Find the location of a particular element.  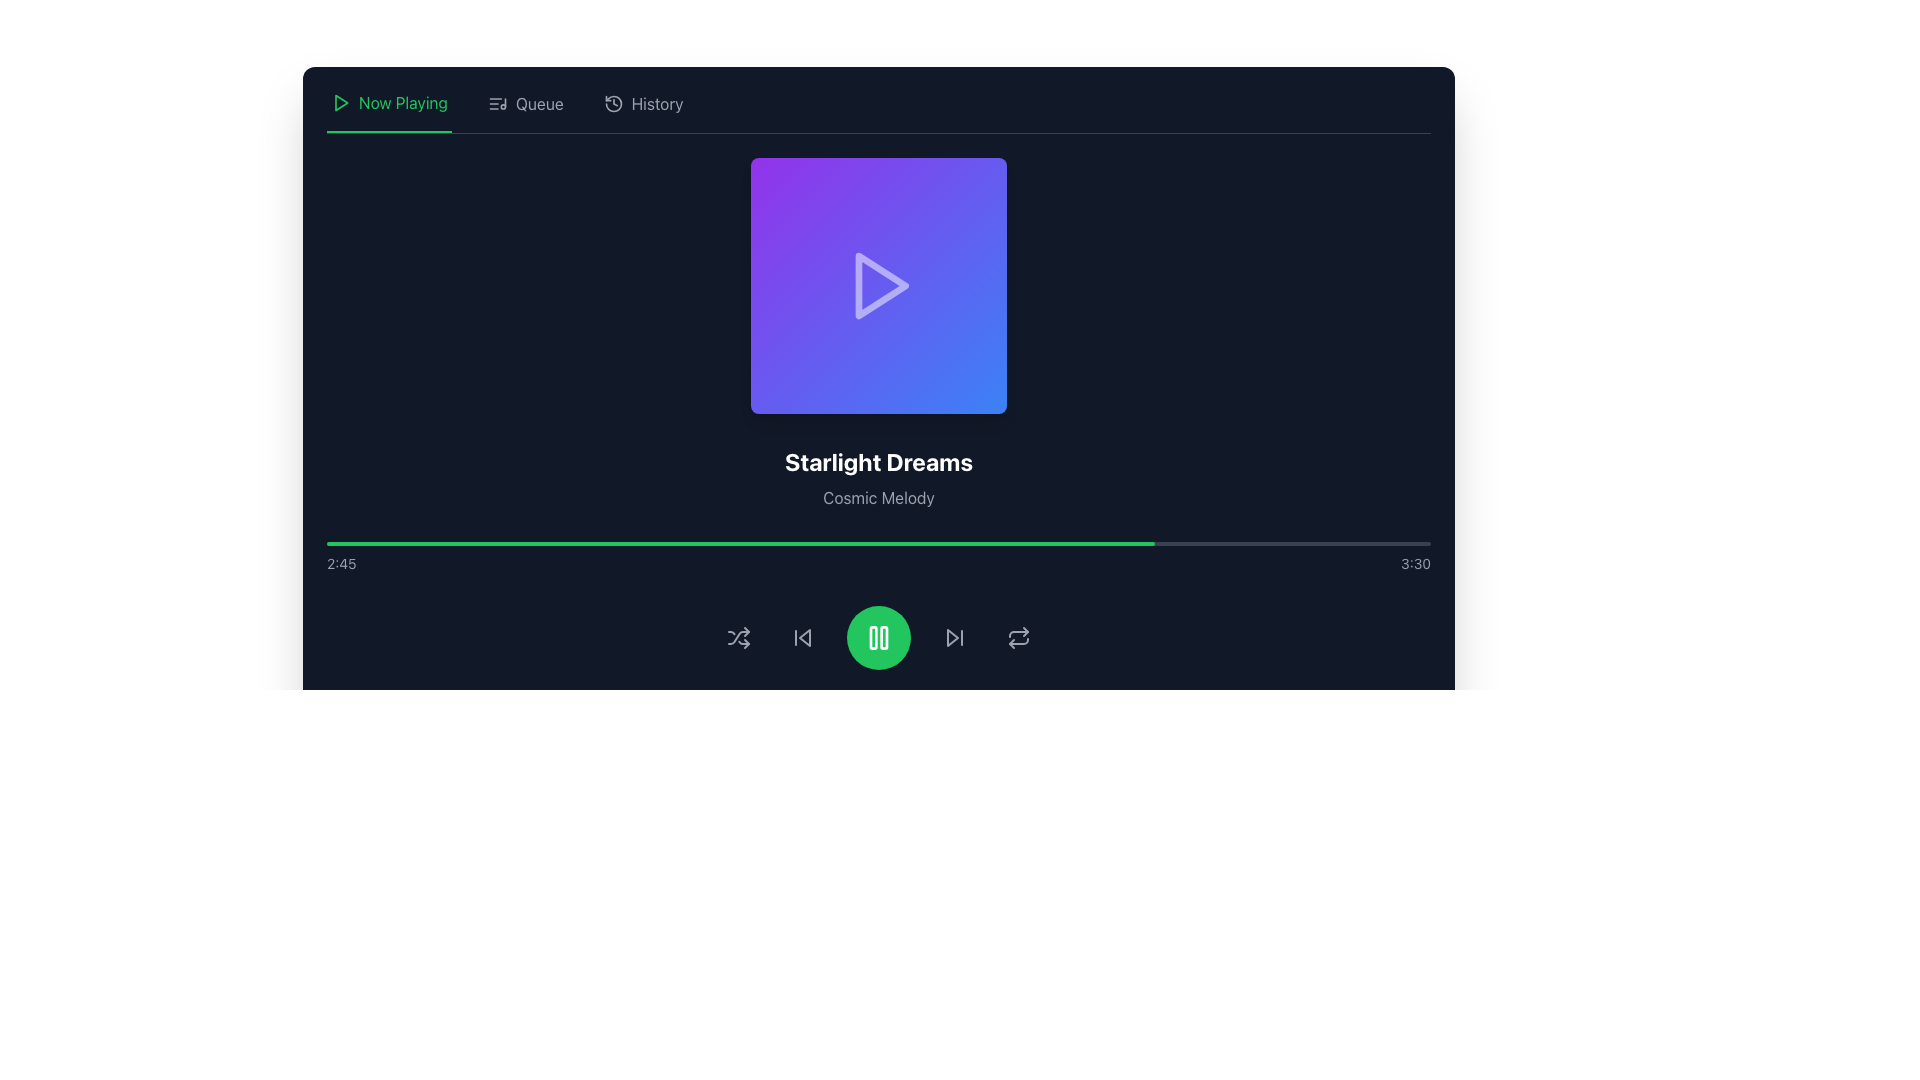

the progress bar is located at coordinates (1087, 543).